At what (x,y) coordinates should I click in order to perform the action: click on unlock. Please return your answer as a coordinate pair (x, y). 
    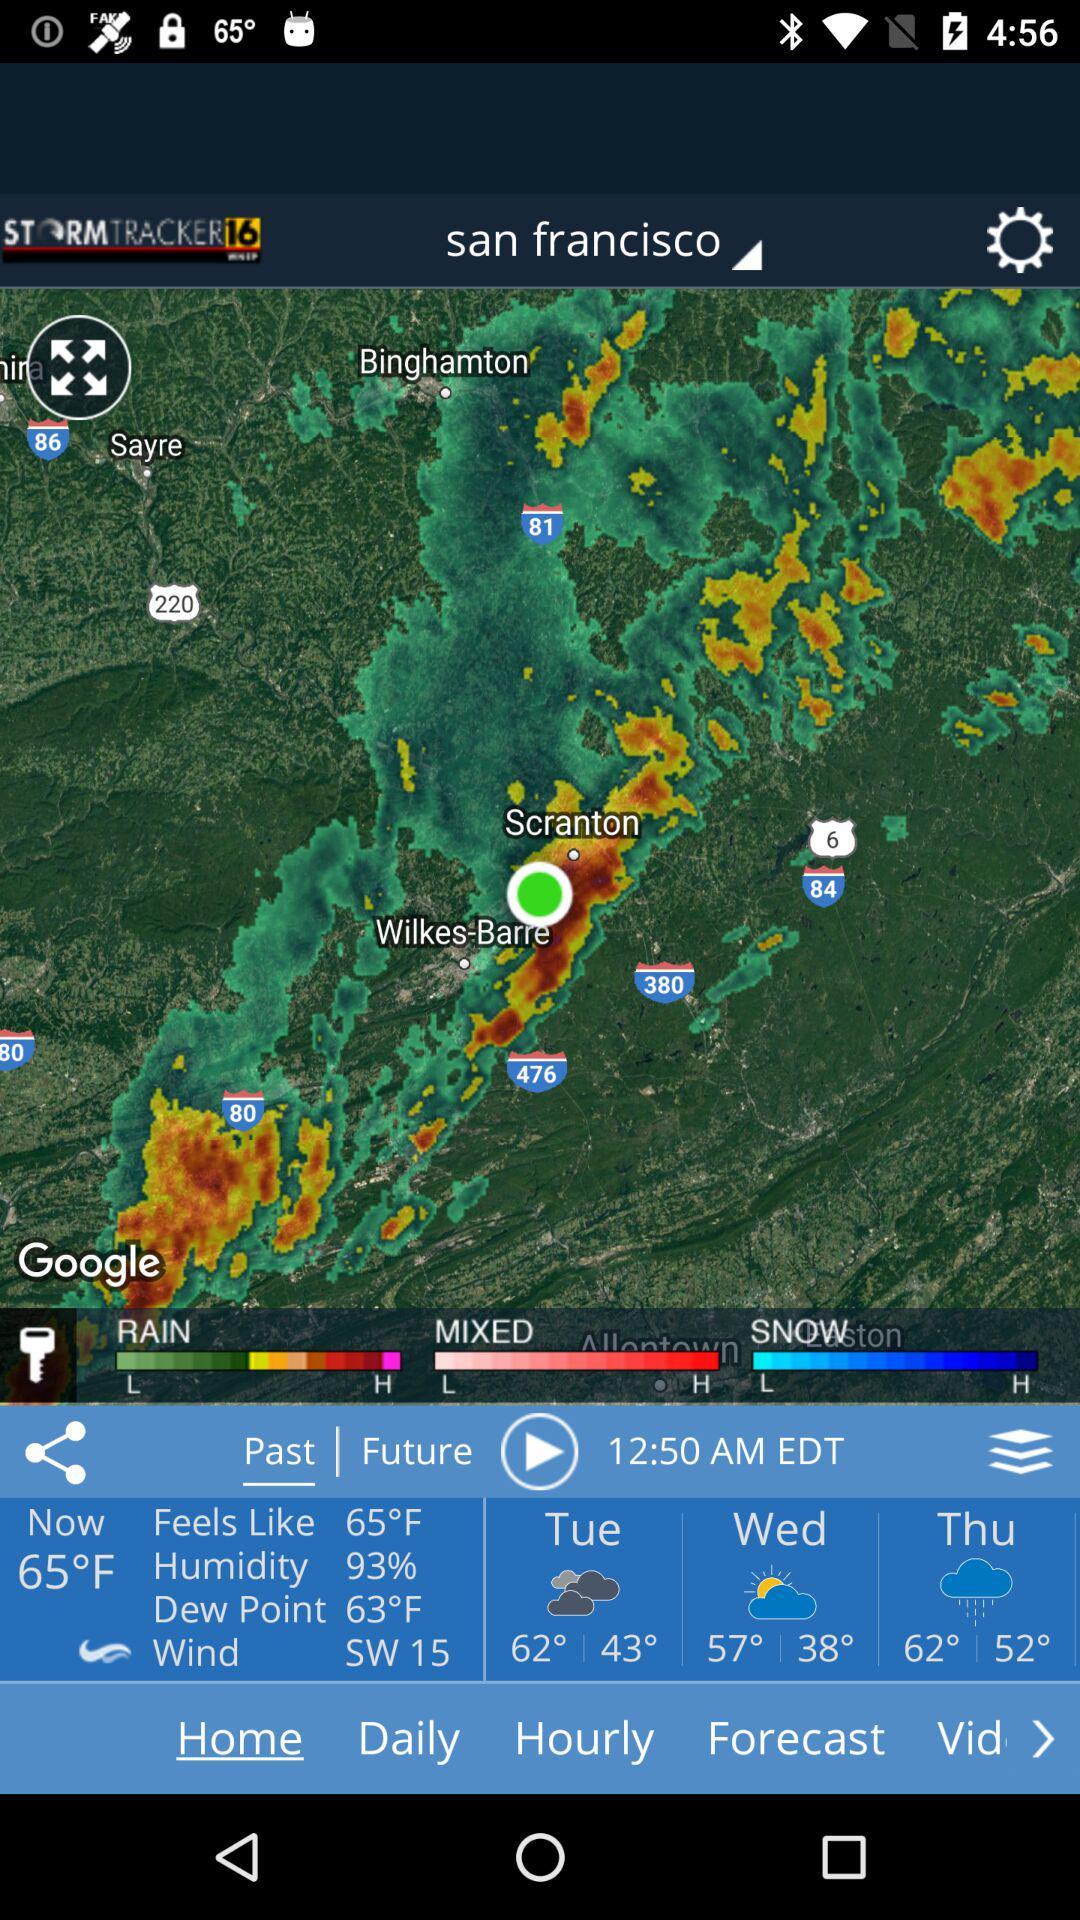
    Looking at the image, I should click on (38, 1355).